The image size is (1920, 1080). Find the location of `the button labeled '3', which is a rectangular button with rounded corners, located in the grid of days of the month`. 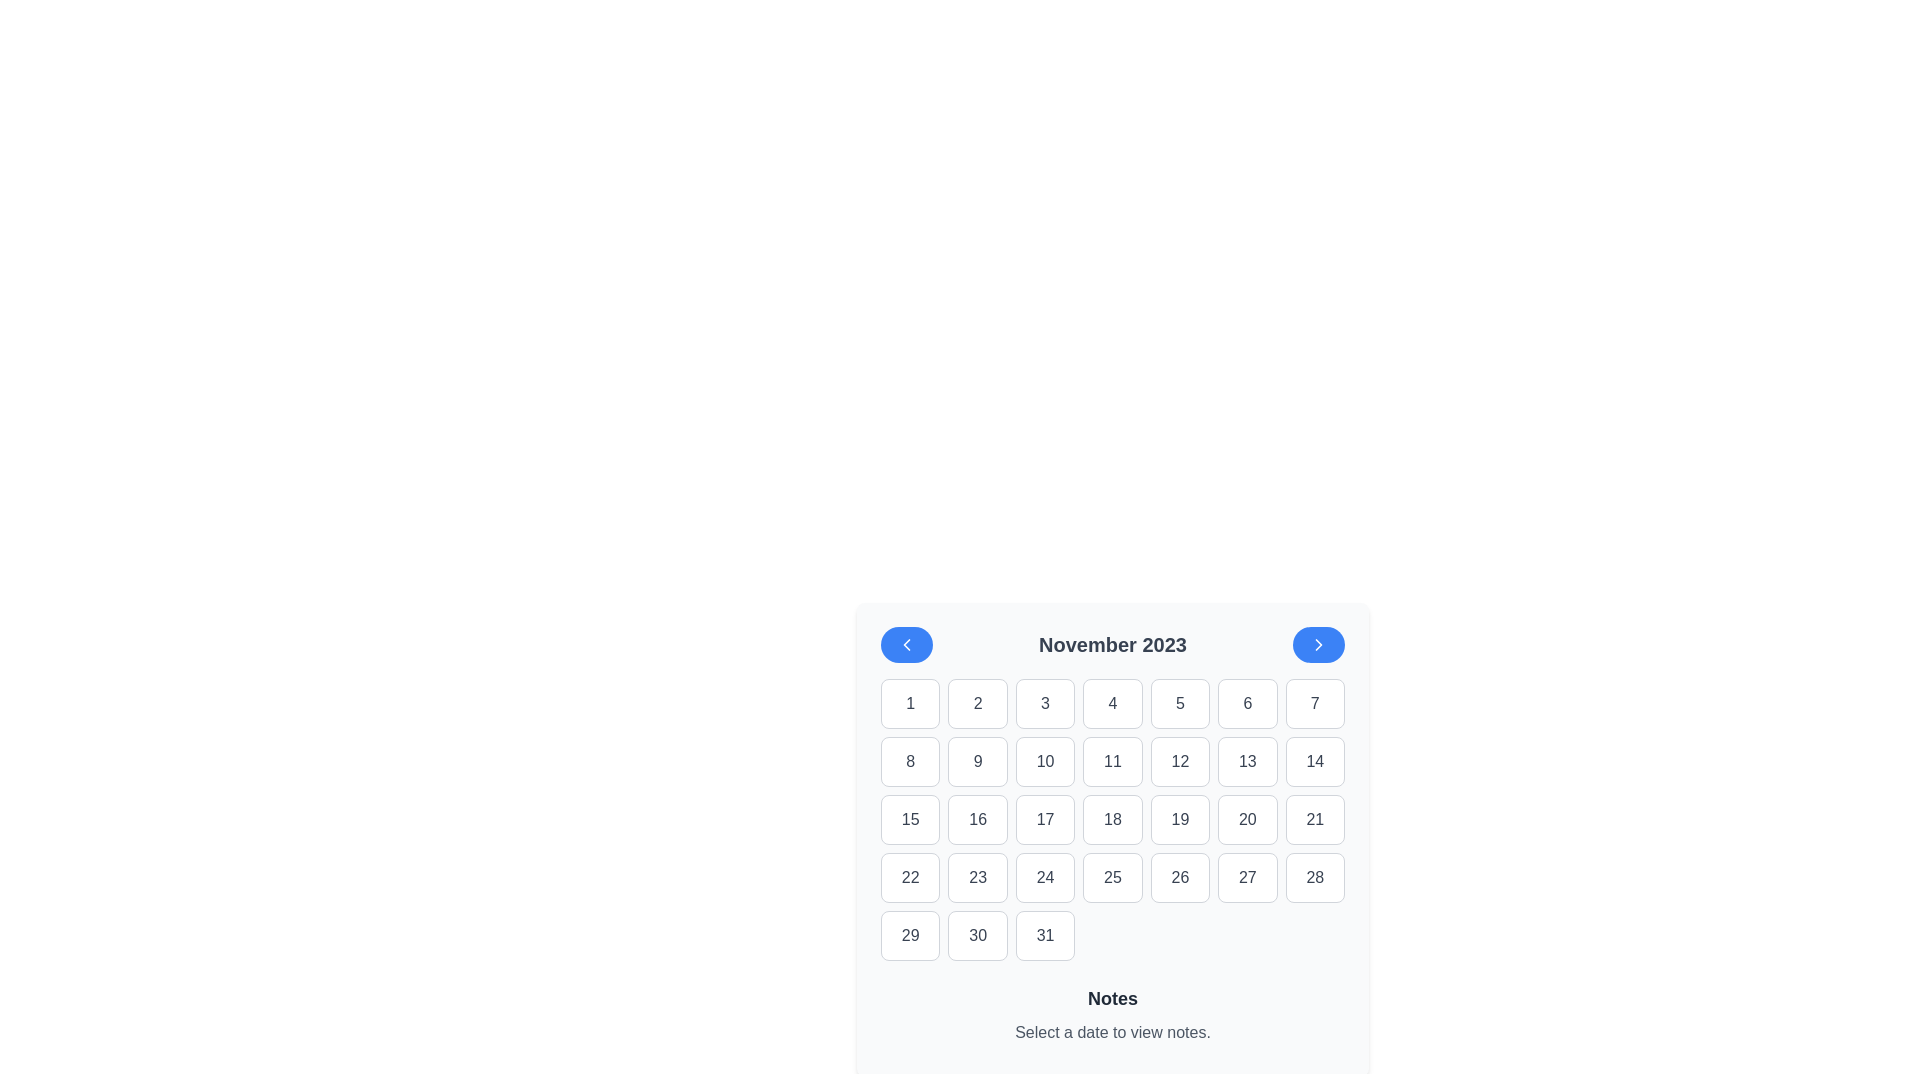

the button labeled '3', which is a rectangular button with rounded corners, located in the grid of days of the month is located at coordinates (1044, 703).